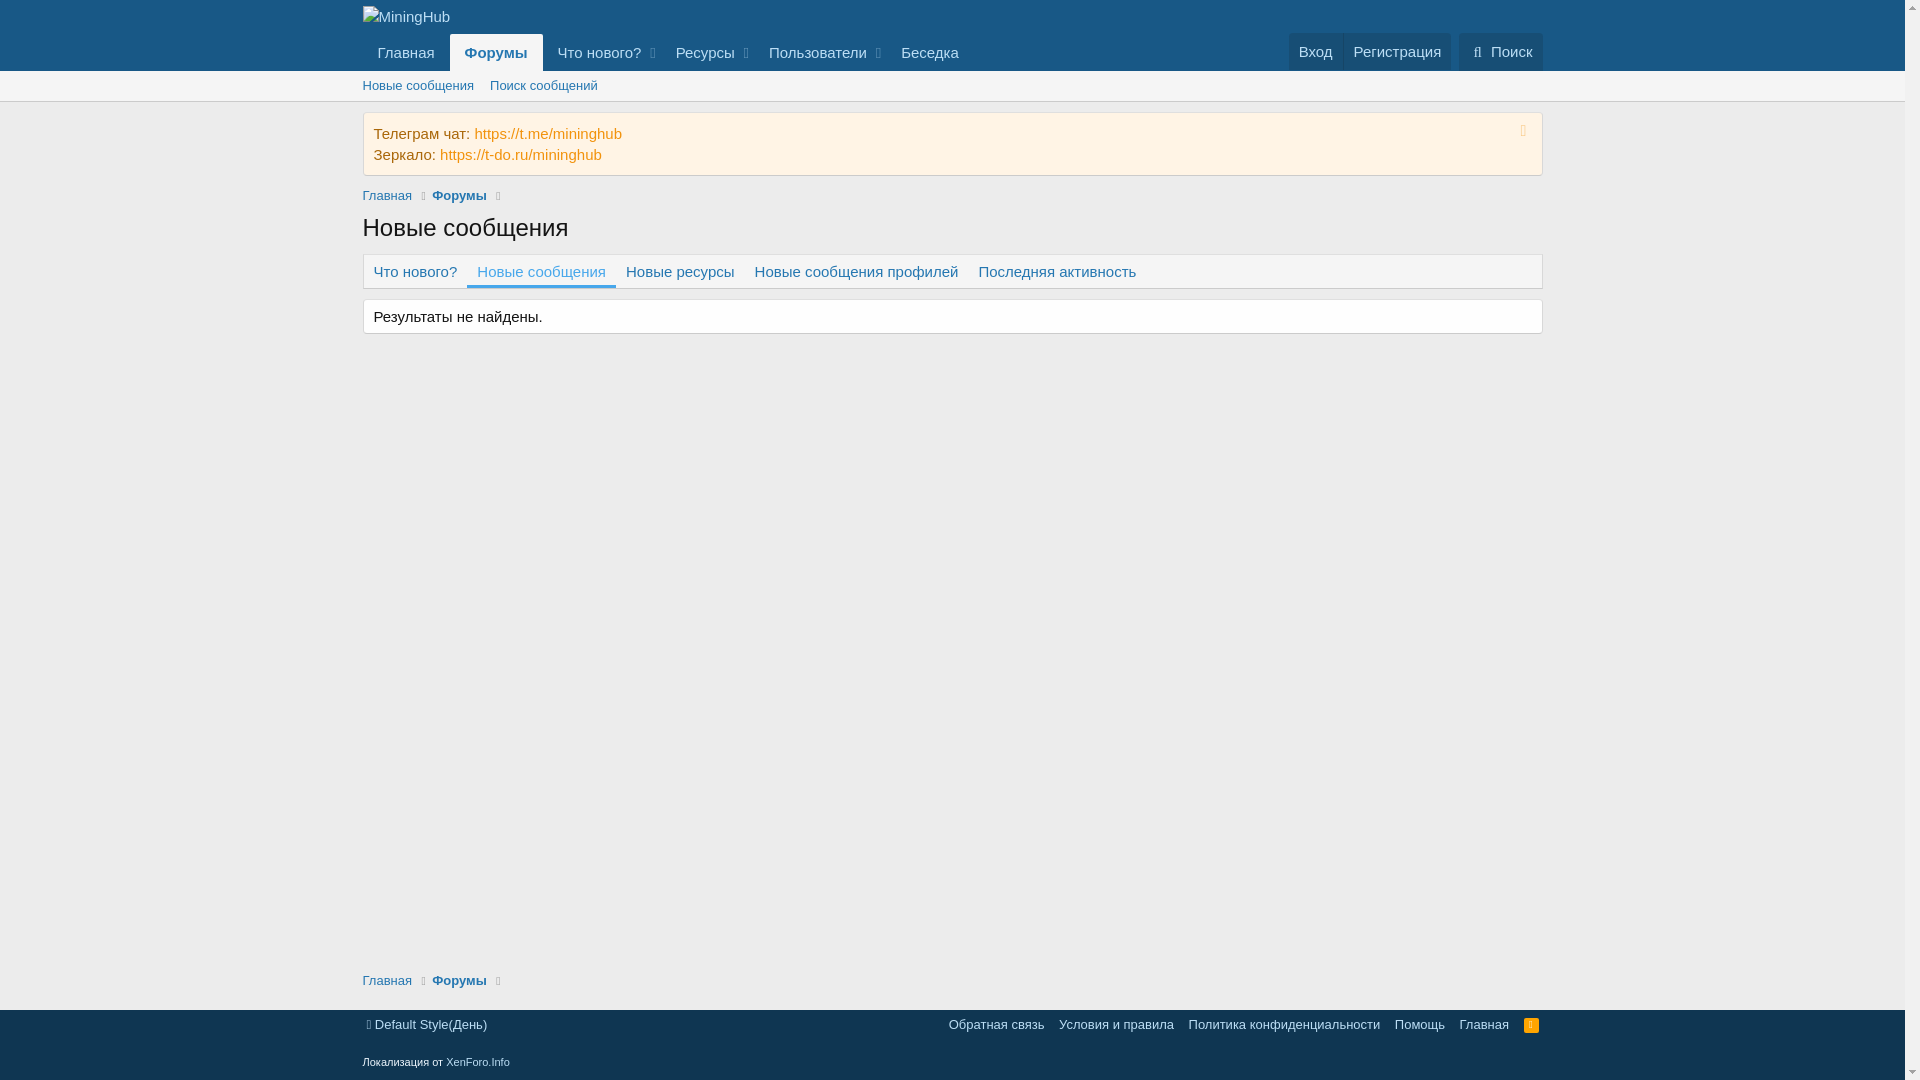 The width and height of the screenshot is (1920, 1080). I want to click on 'XenForo.Info', so click(477, 1060).